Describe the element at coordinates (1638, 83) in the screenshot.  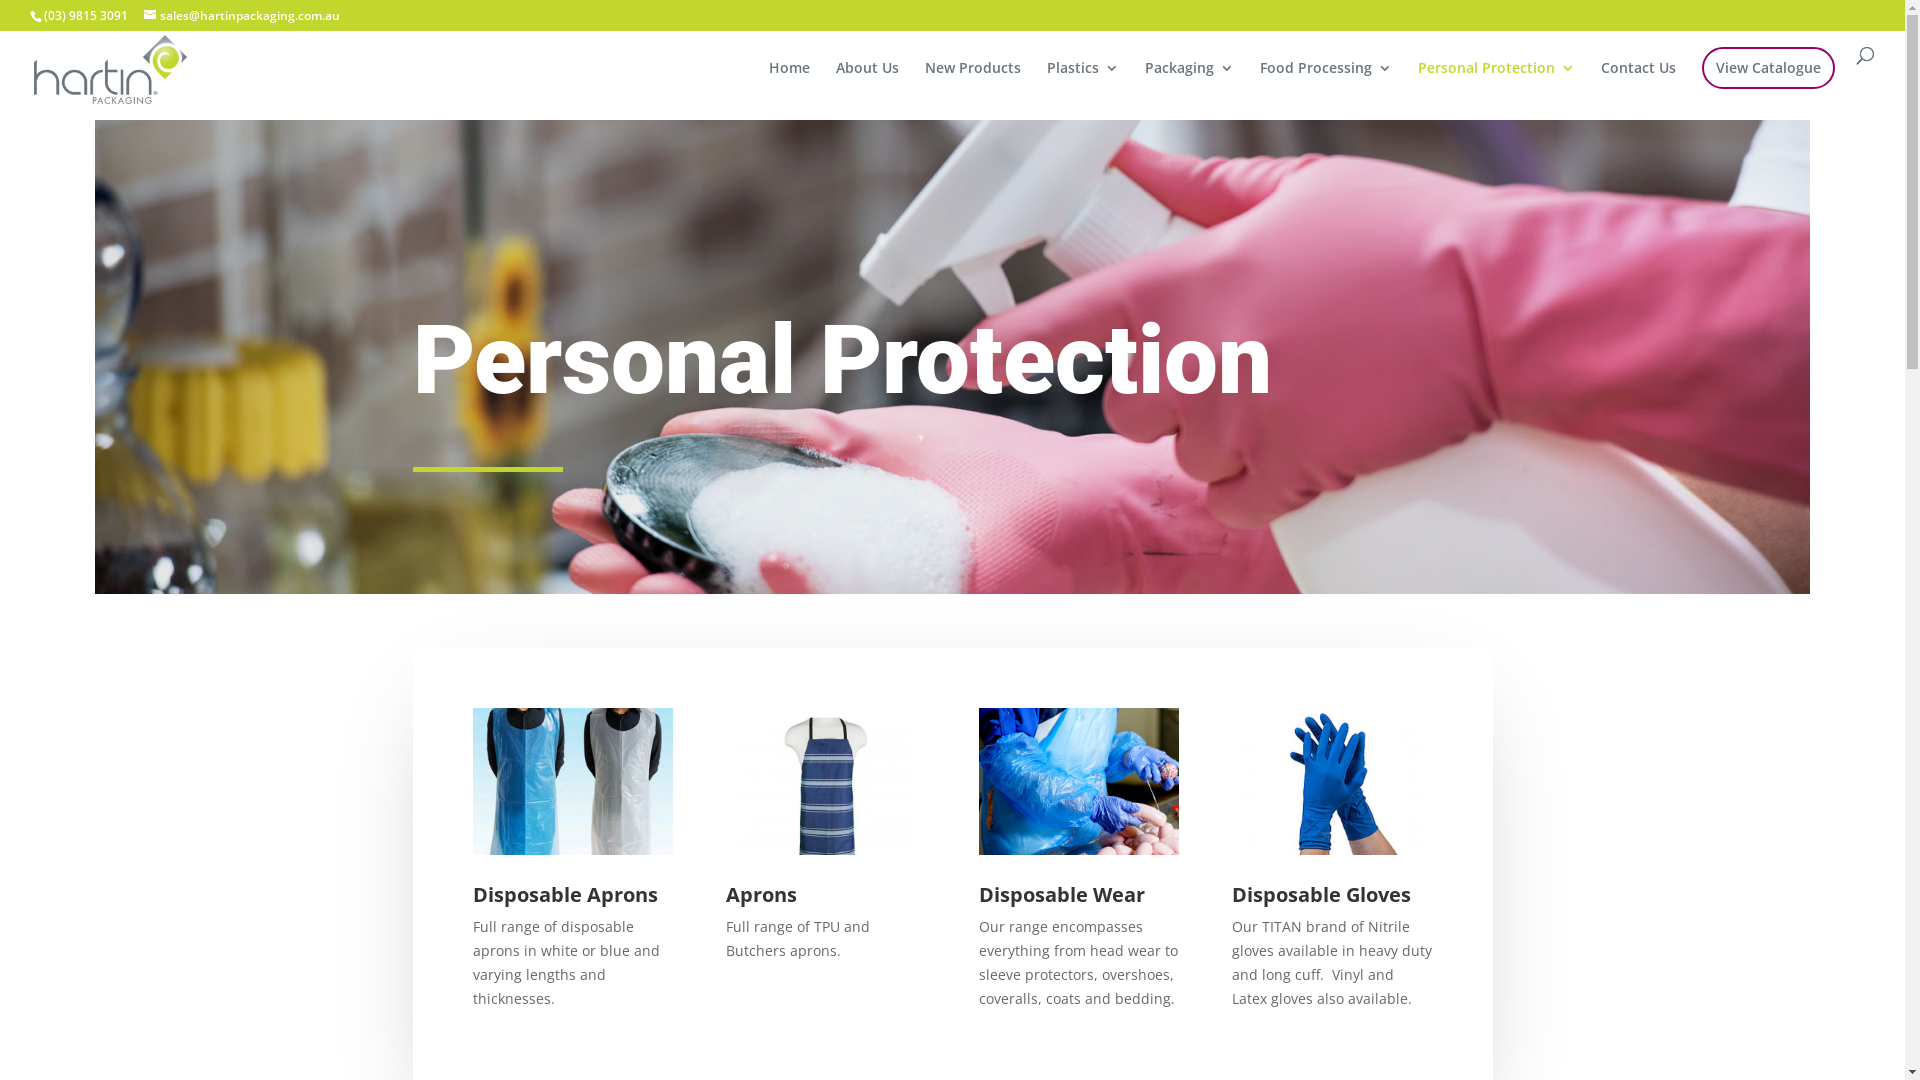
I see `'Contact Us'` at that location.